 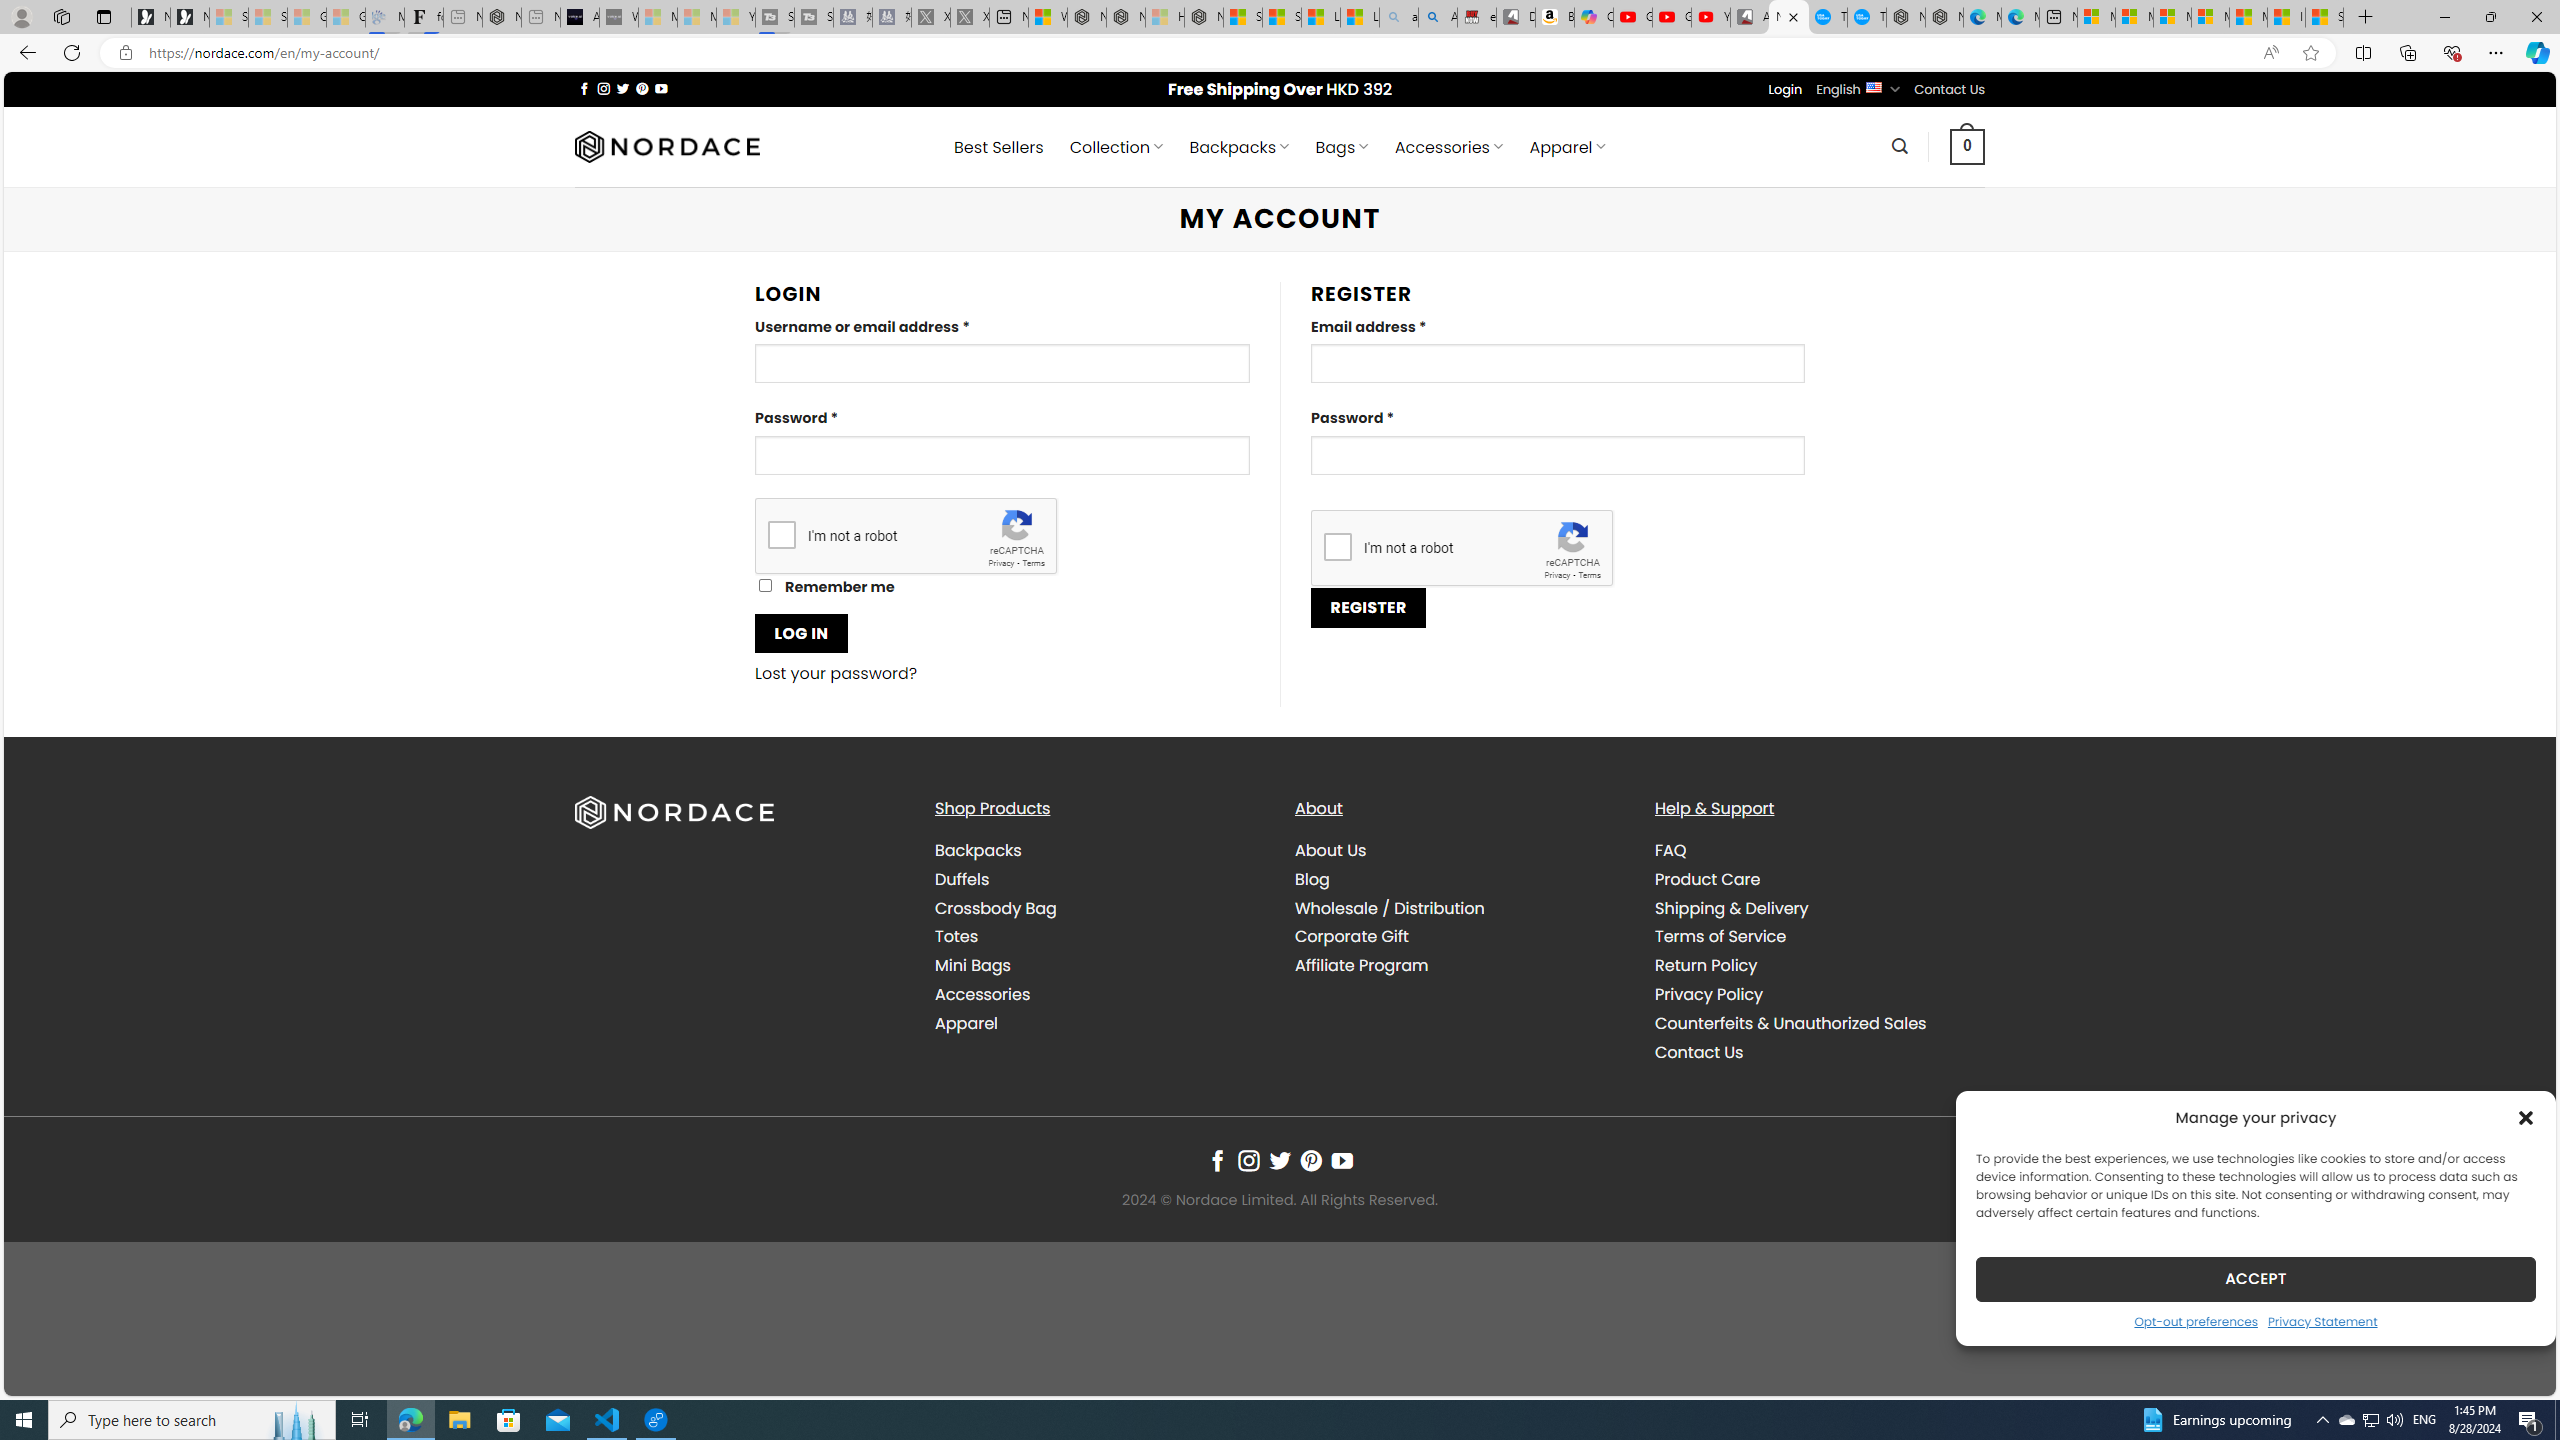 What do you see at coordinates (1367, 606) in the screenshot?
I see `'REGISTER'` at bounding box center [1367, 606].